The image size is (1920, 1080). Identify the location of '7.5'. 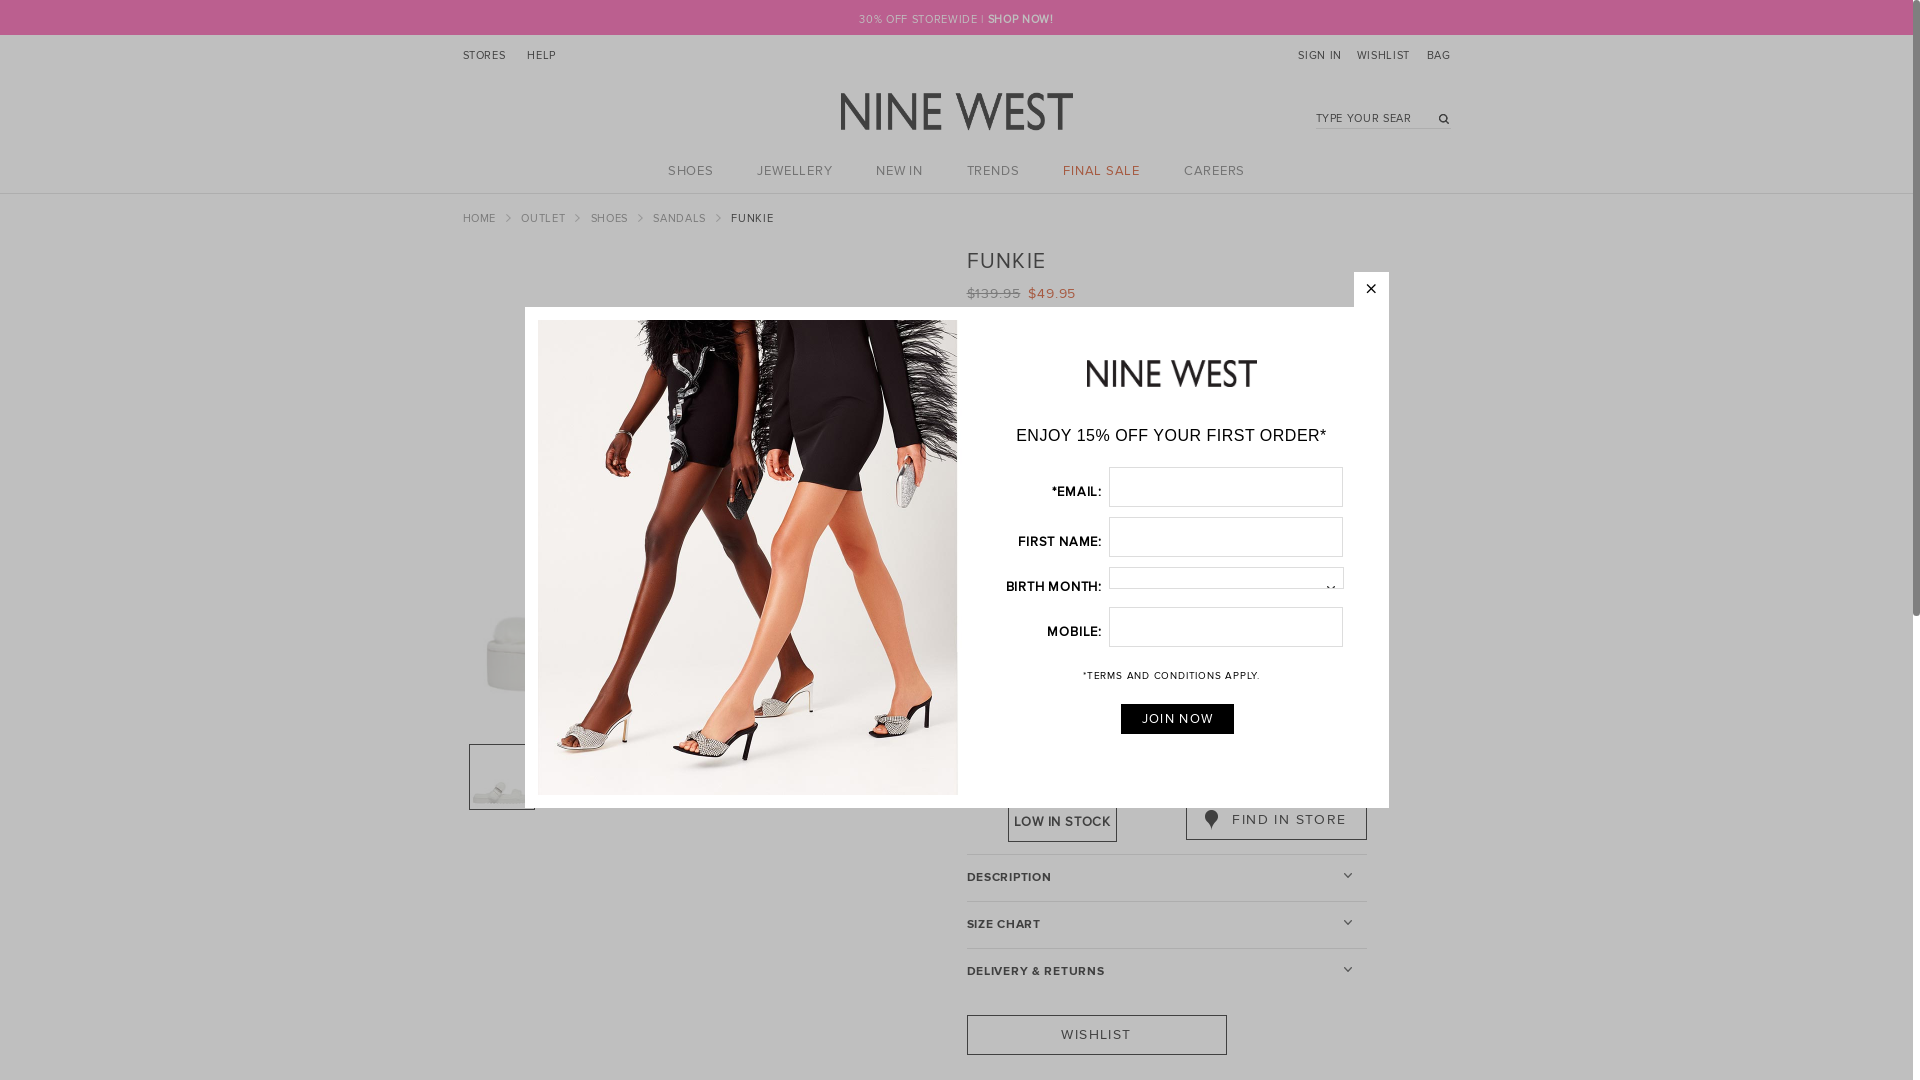
(1266, 489).